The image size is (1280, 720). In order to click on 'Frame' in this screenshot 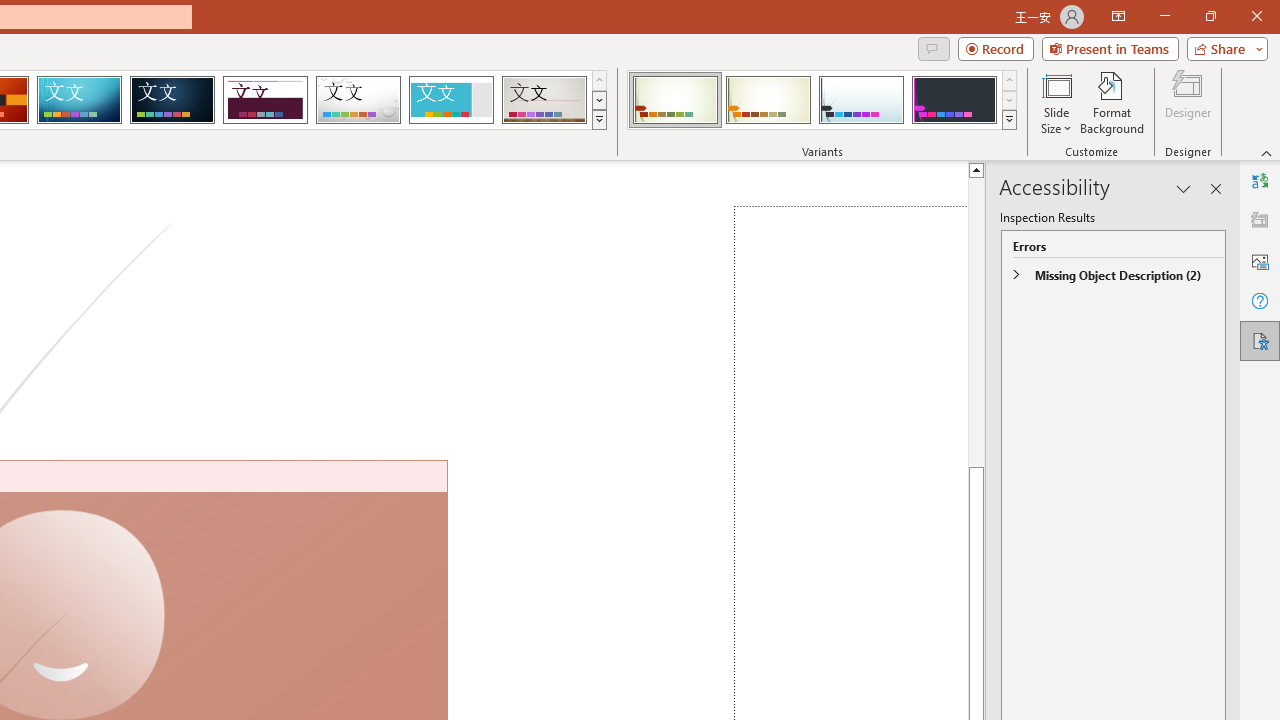, I will do `click(450, 100)`.